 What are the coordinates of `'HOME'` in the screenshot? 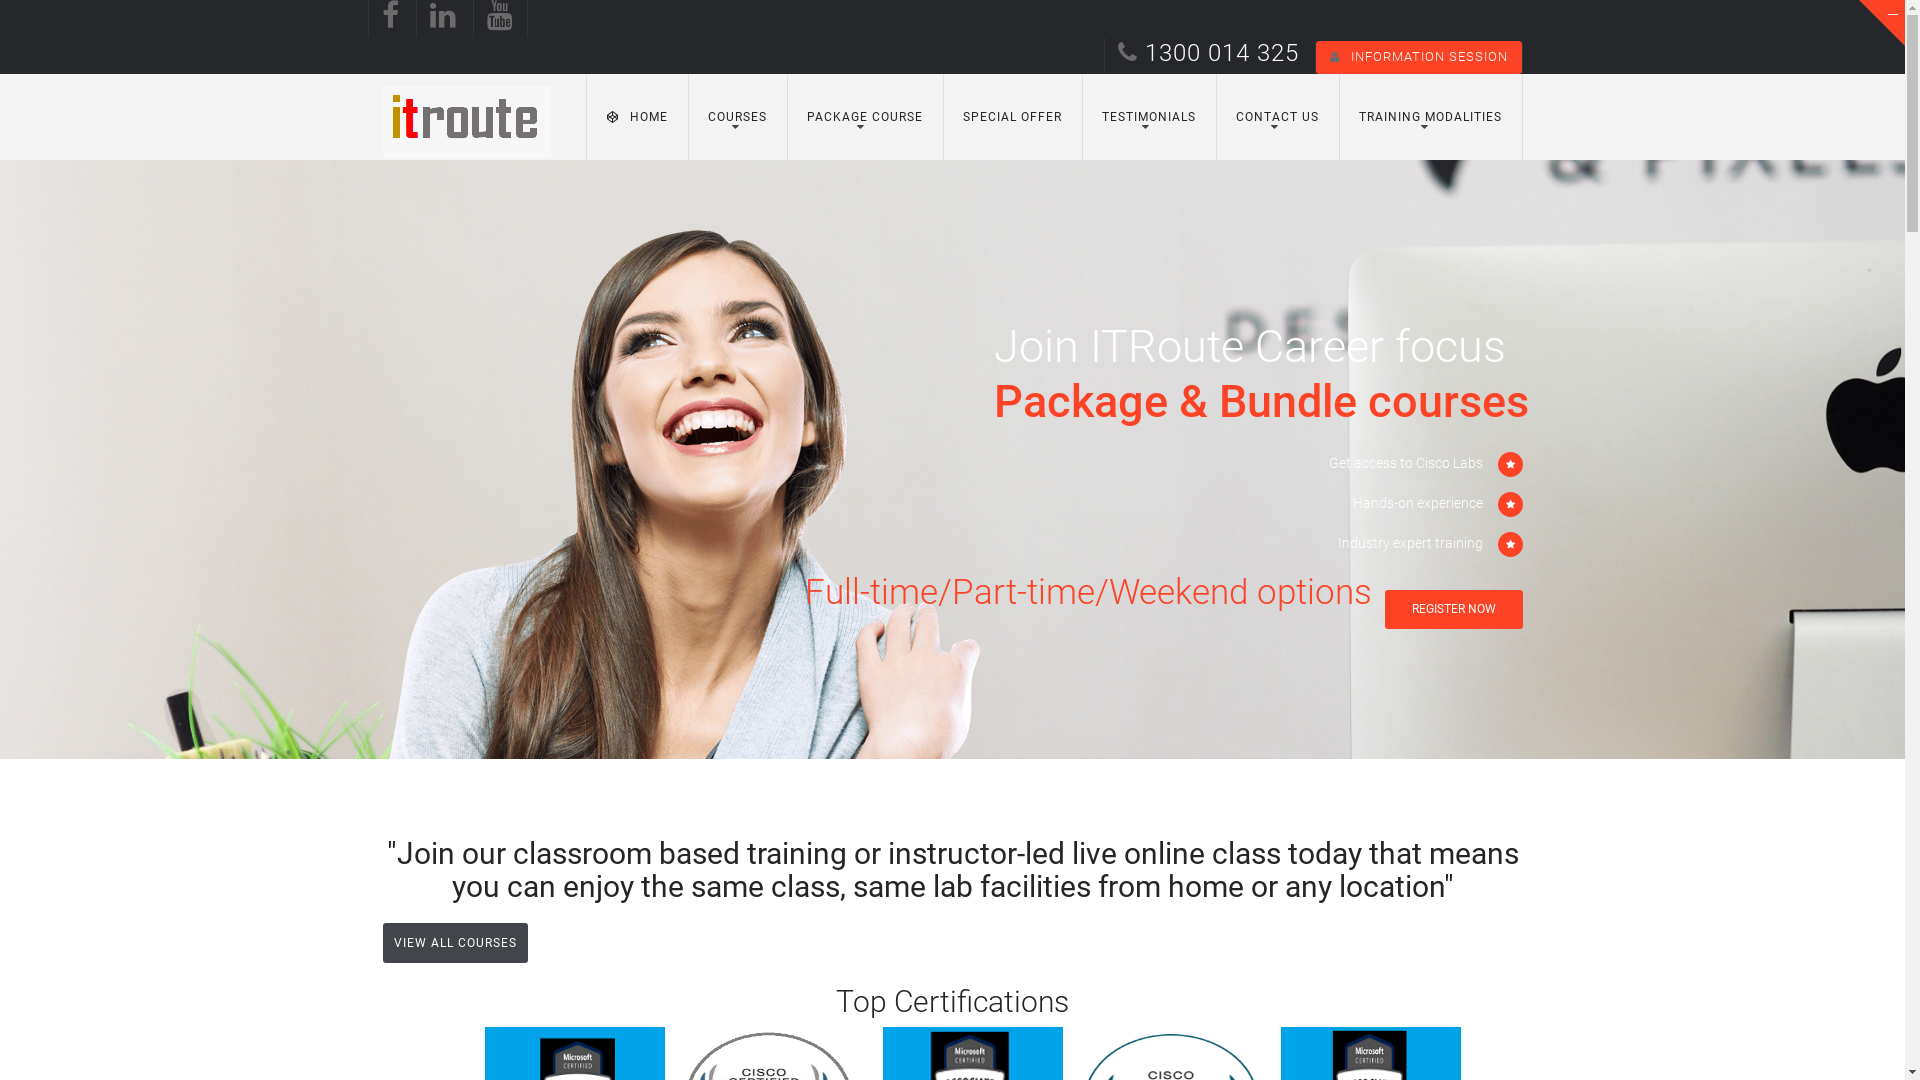 It's located at (635, 116).